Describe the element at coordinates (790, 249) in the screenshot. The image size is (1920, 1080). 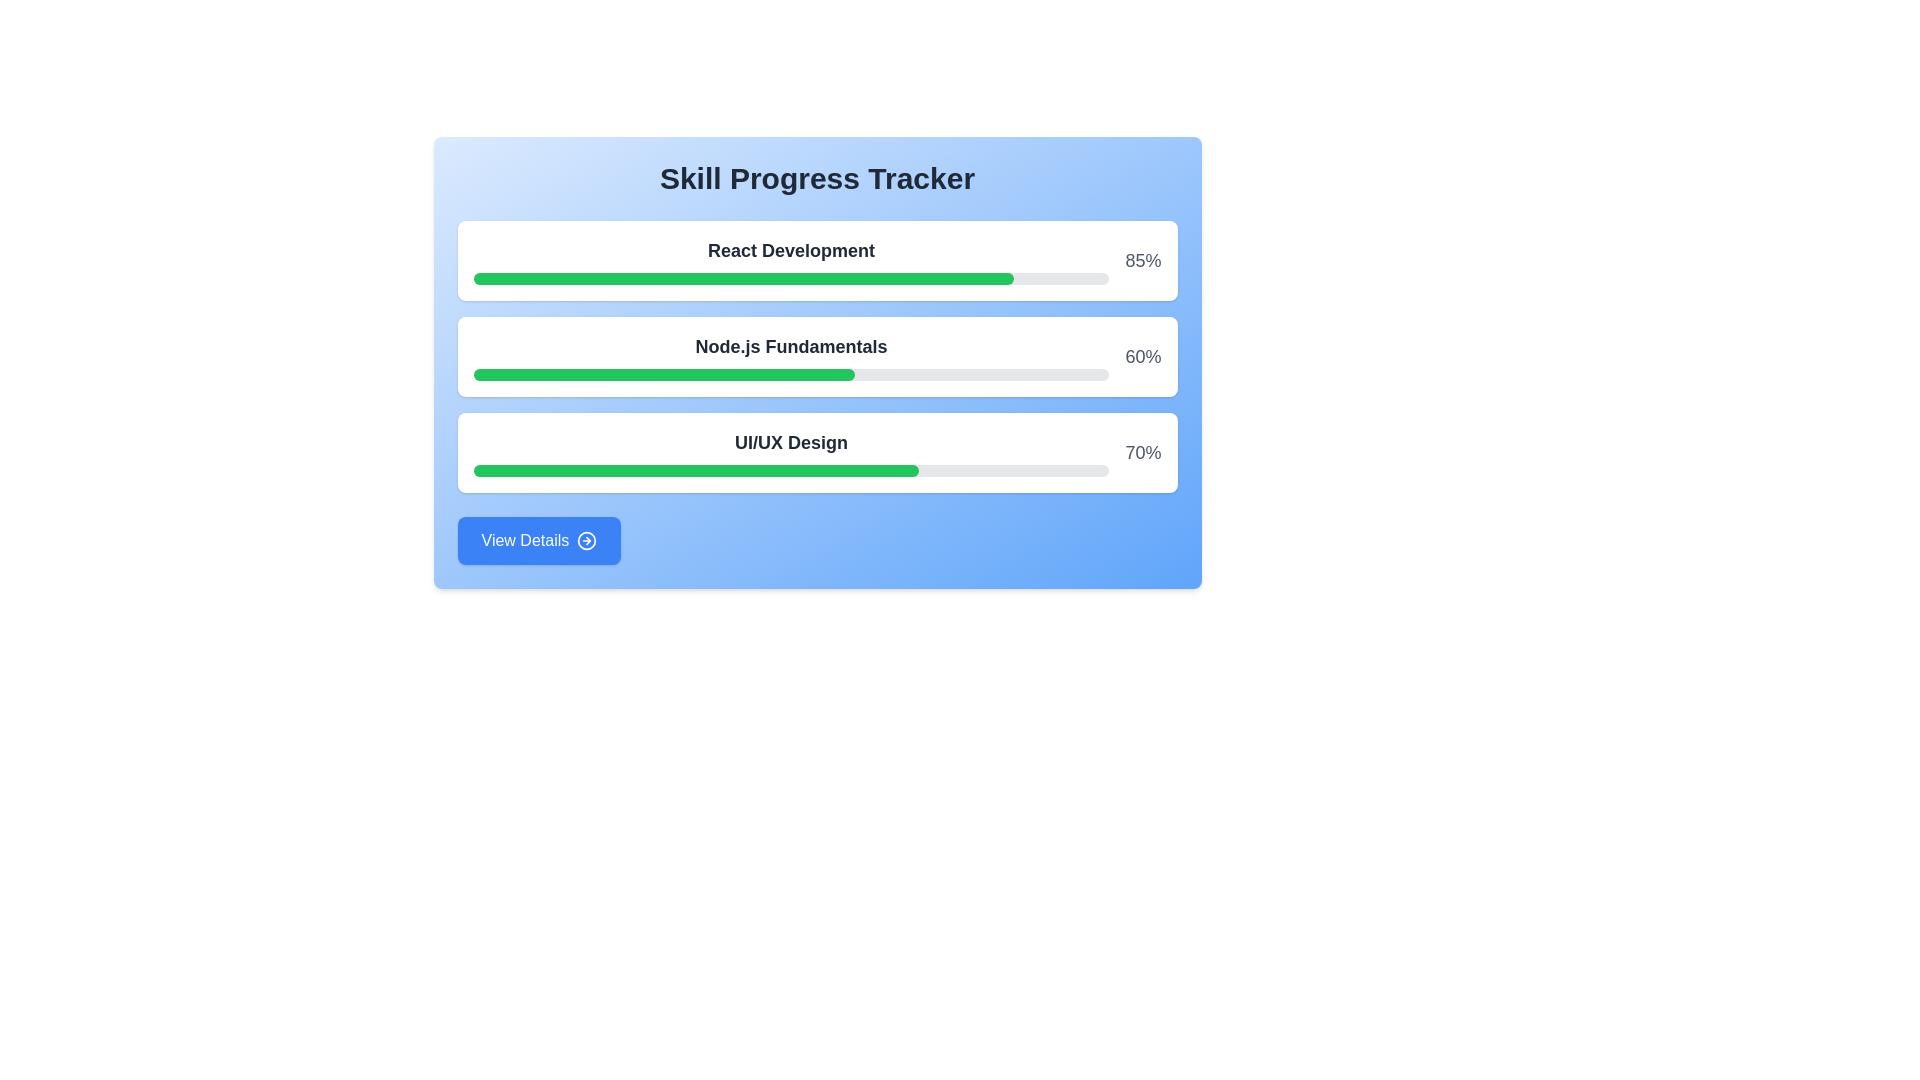
I see `the text label displaying 'React Development' which is styled in bold dark gray on a light background, positioned at the top of the vertical list of progress cards` at that location.